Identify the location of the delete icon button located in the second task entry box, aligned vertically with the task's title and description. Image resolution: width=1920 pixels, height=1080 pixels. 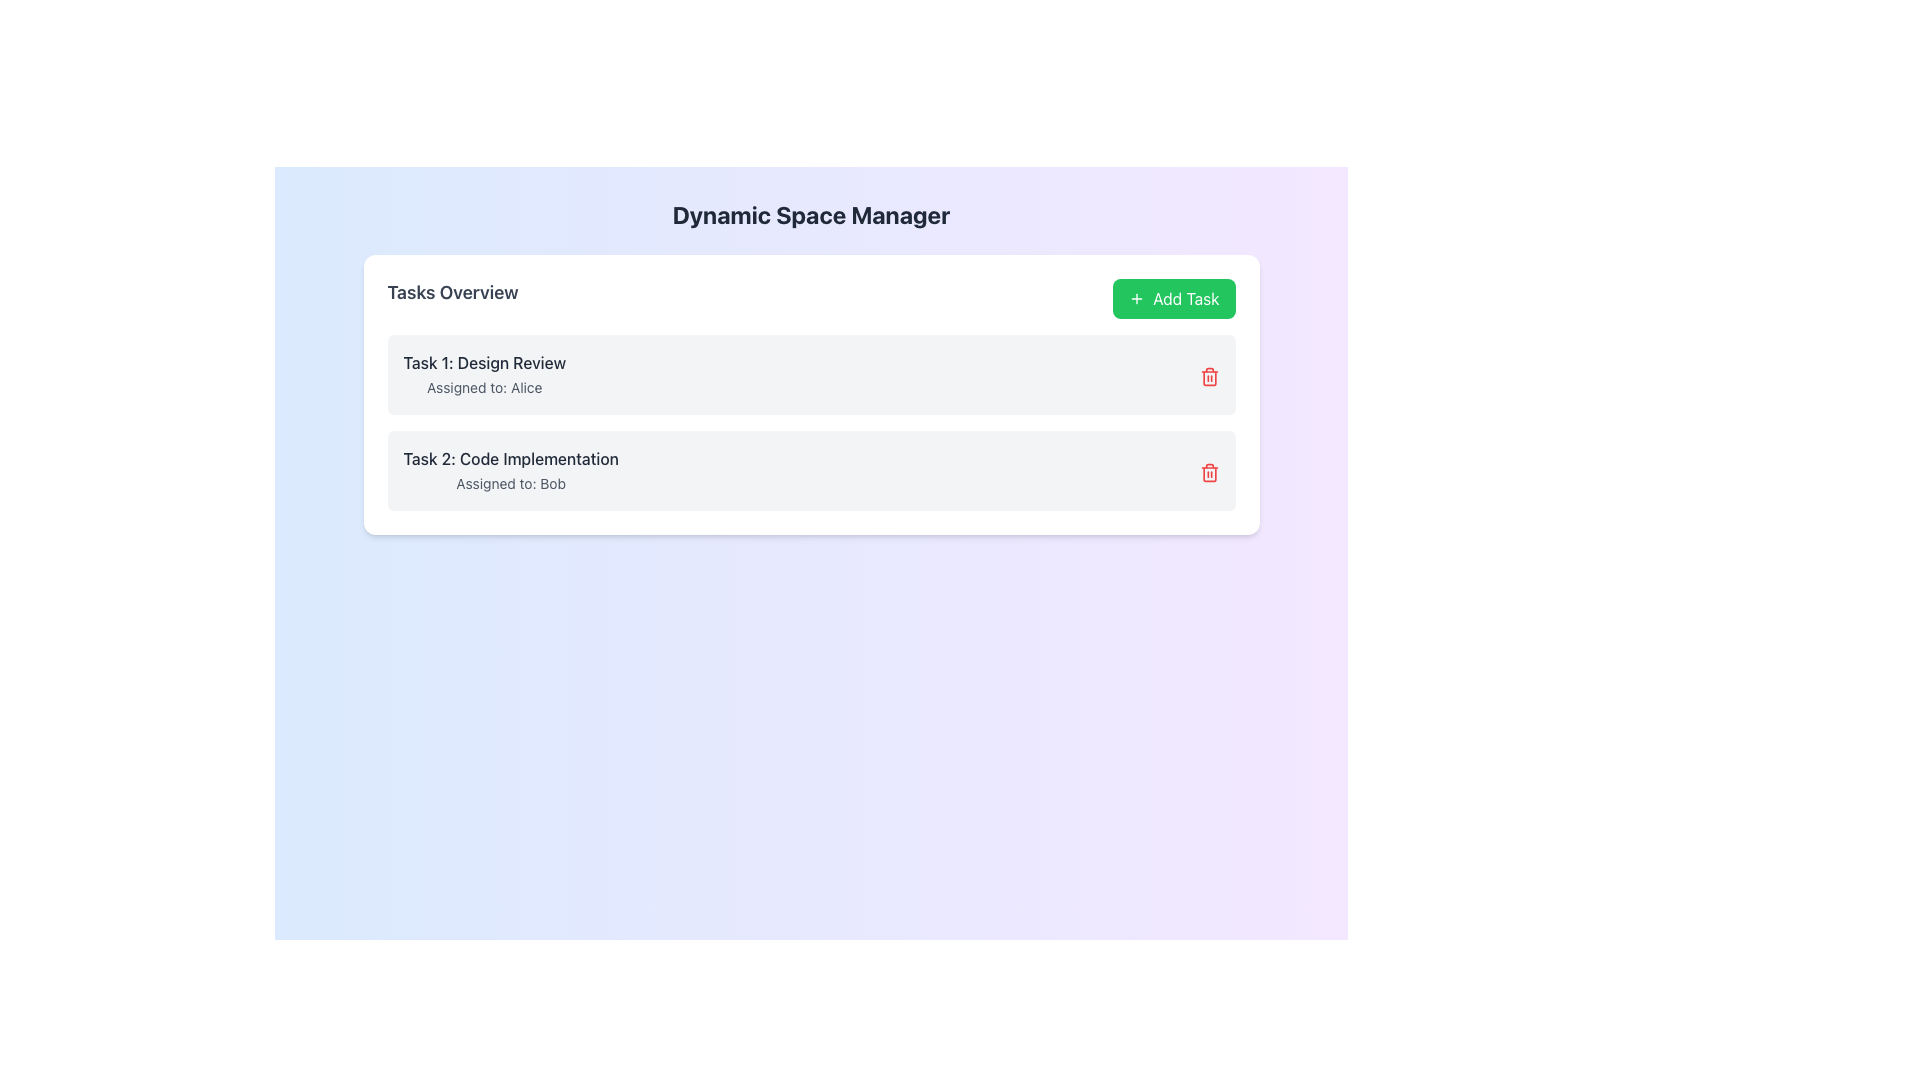
(1208, 474).